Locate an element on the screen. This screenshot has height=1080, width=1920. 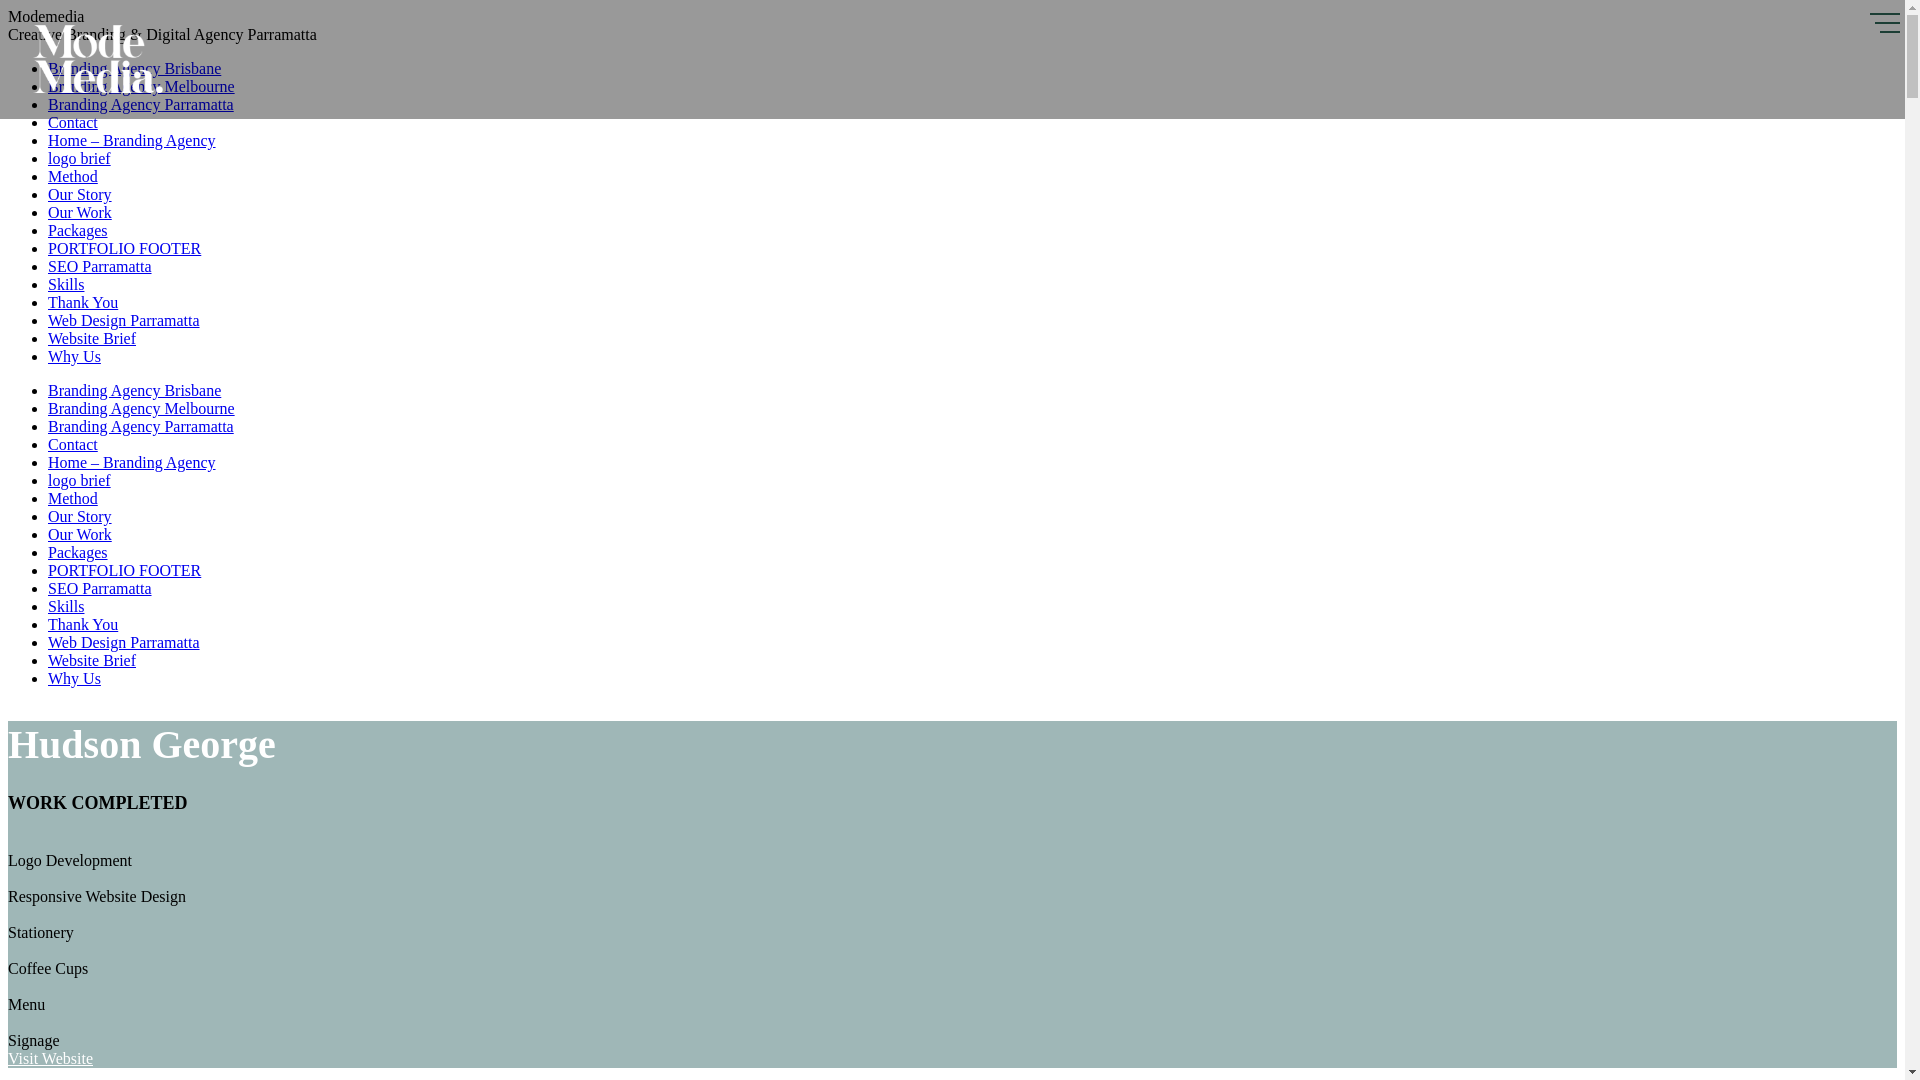
'SEO Parramatta' is located at coordinates (99, 265).